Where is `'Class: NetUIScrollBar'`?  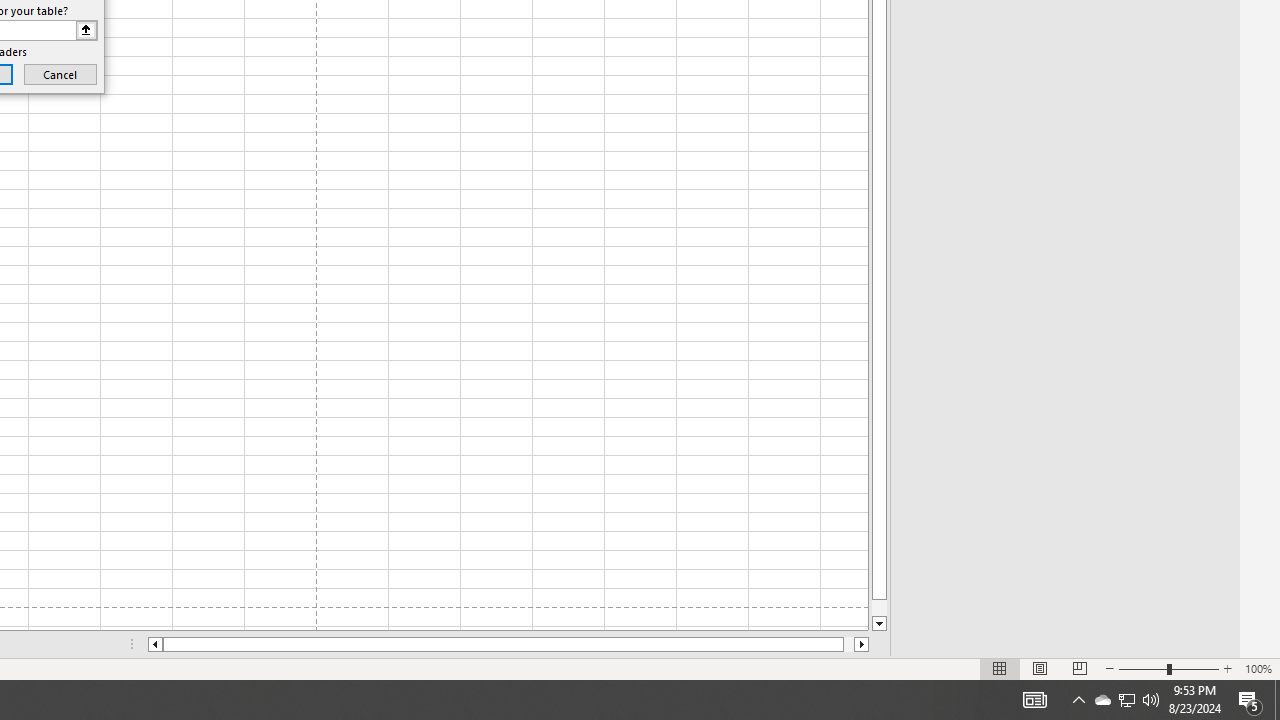
'Class: NetUIScrollBar' is located at coordinates (508, 644).